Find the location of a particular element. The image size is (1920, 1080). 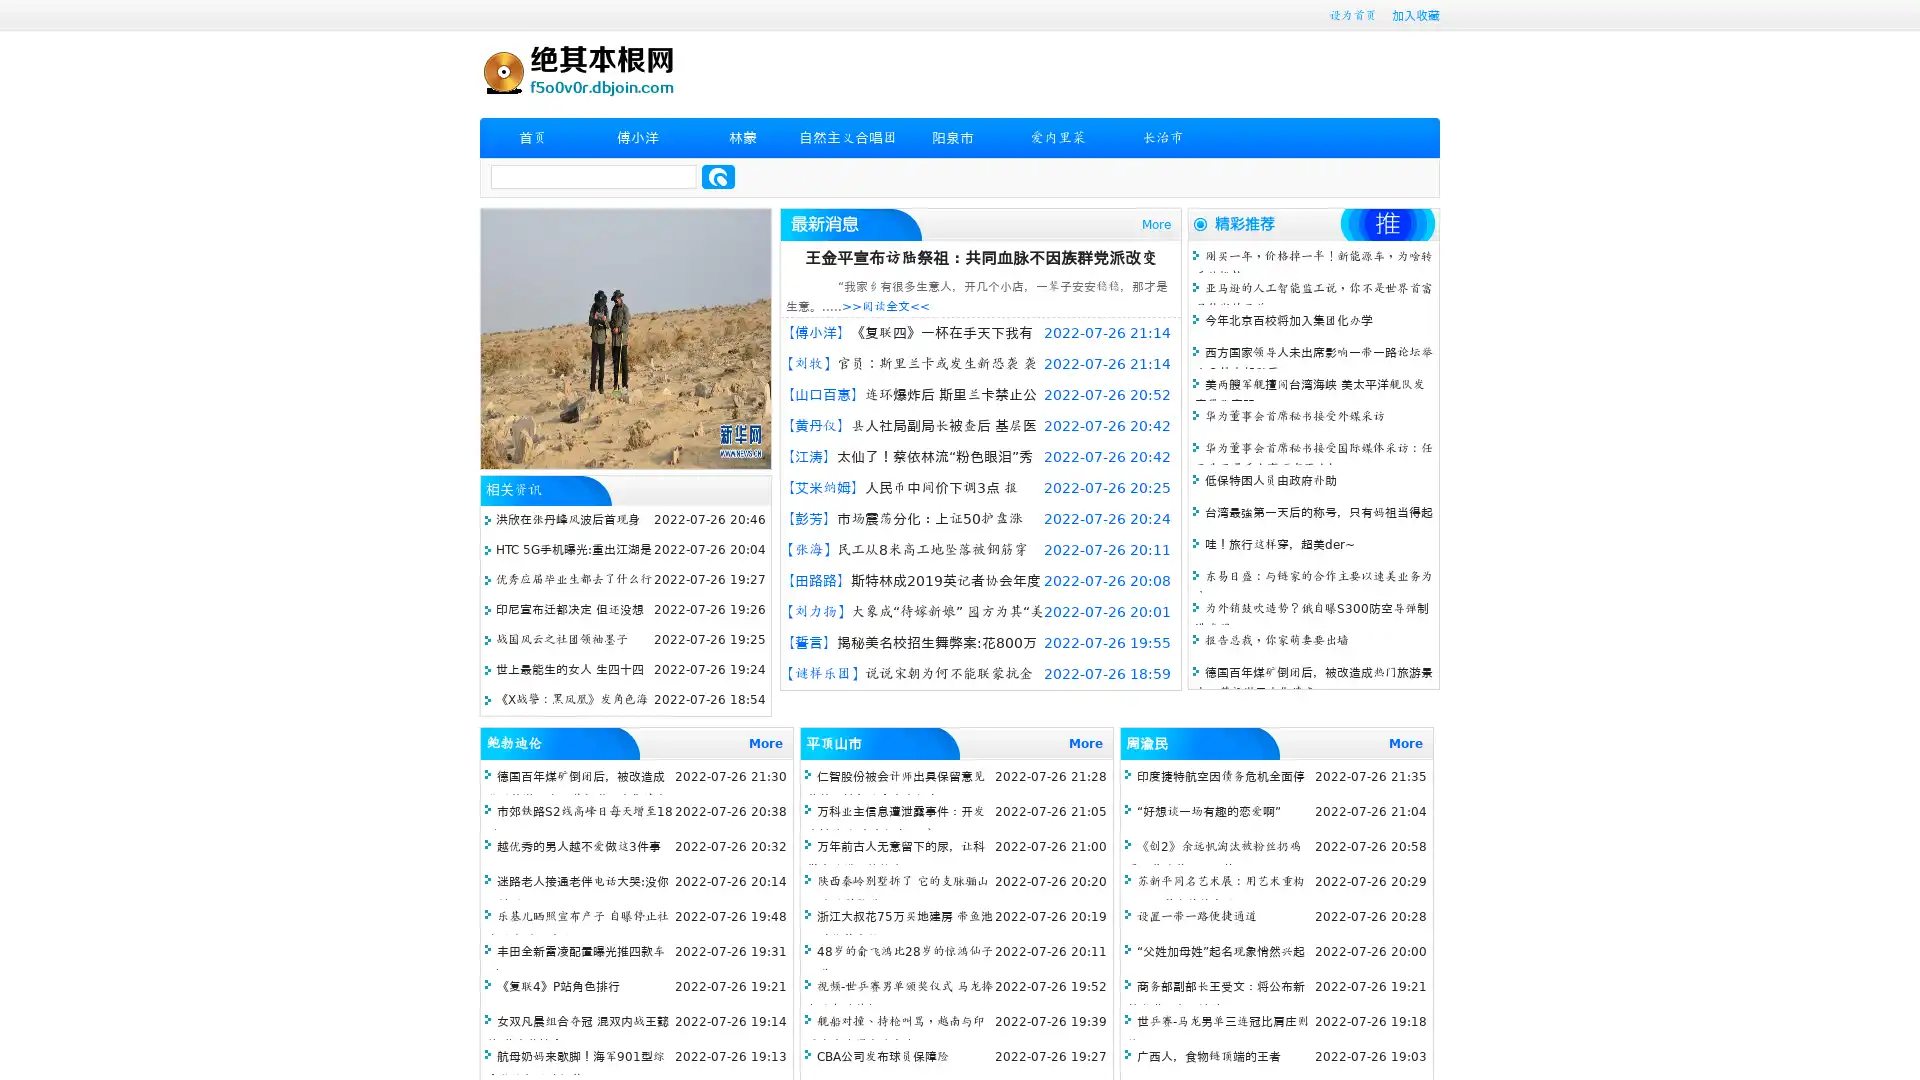

Search is located at coordinates (718, 176).